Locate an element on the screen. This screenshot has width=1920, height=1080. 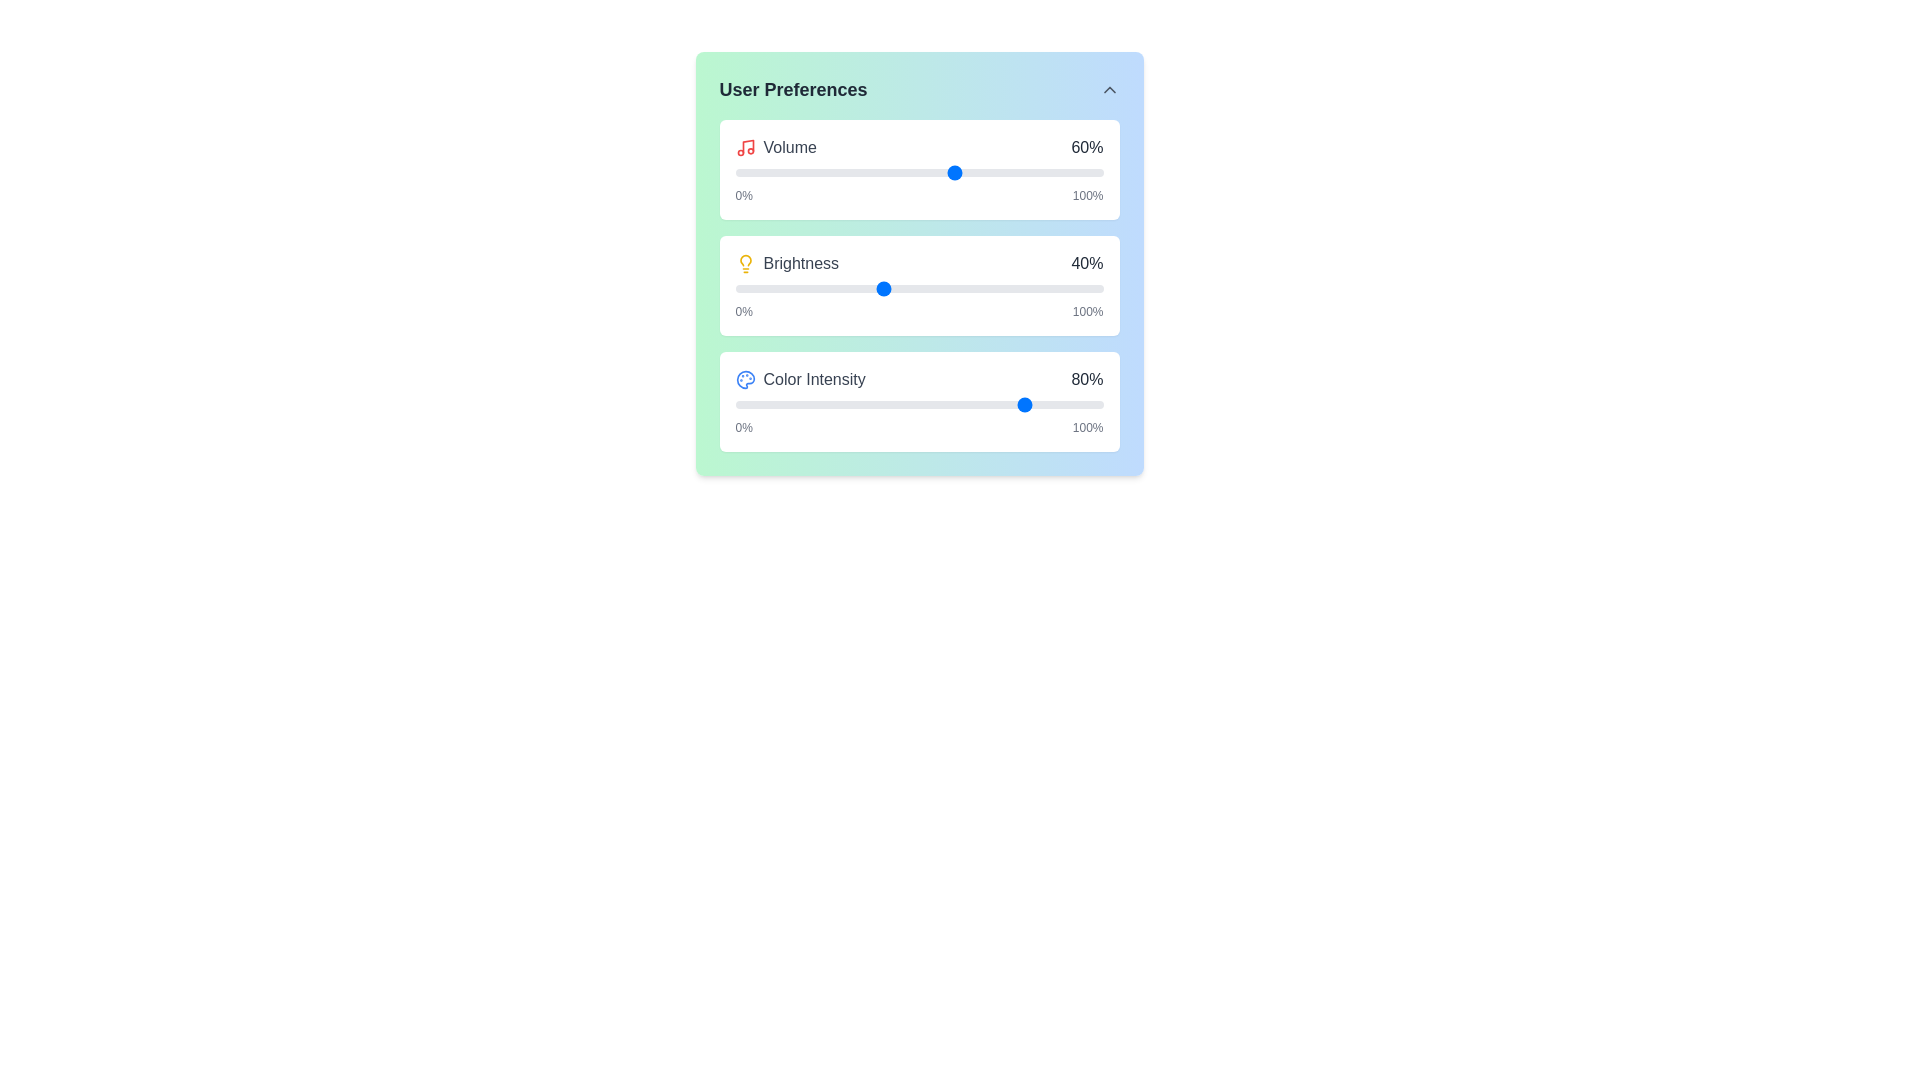
the volume is located at coordinates (978, 172).